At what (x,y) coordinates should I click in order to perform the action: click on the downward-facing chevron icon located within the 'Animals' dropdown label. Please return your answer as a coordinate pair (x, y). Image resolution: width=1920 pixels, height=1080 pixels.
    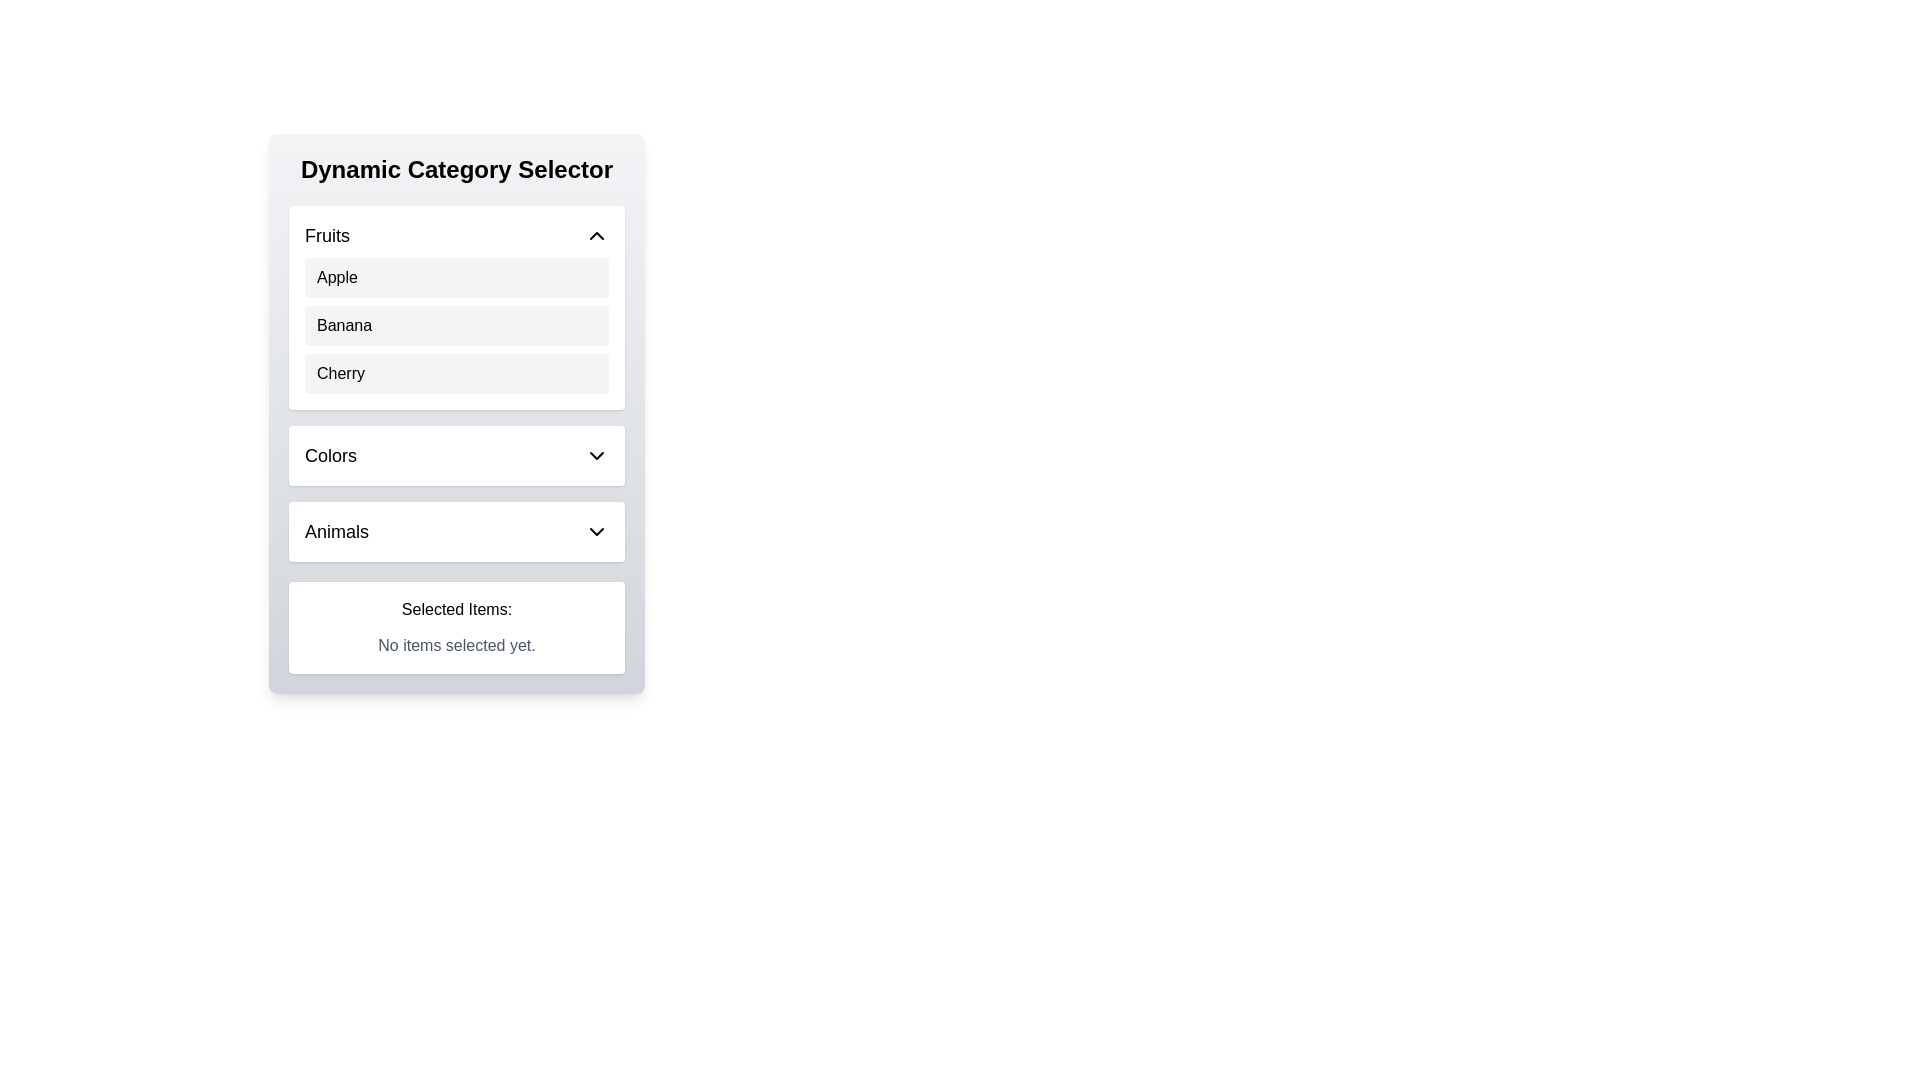
    Looking at the image, I should click on (595, 531).